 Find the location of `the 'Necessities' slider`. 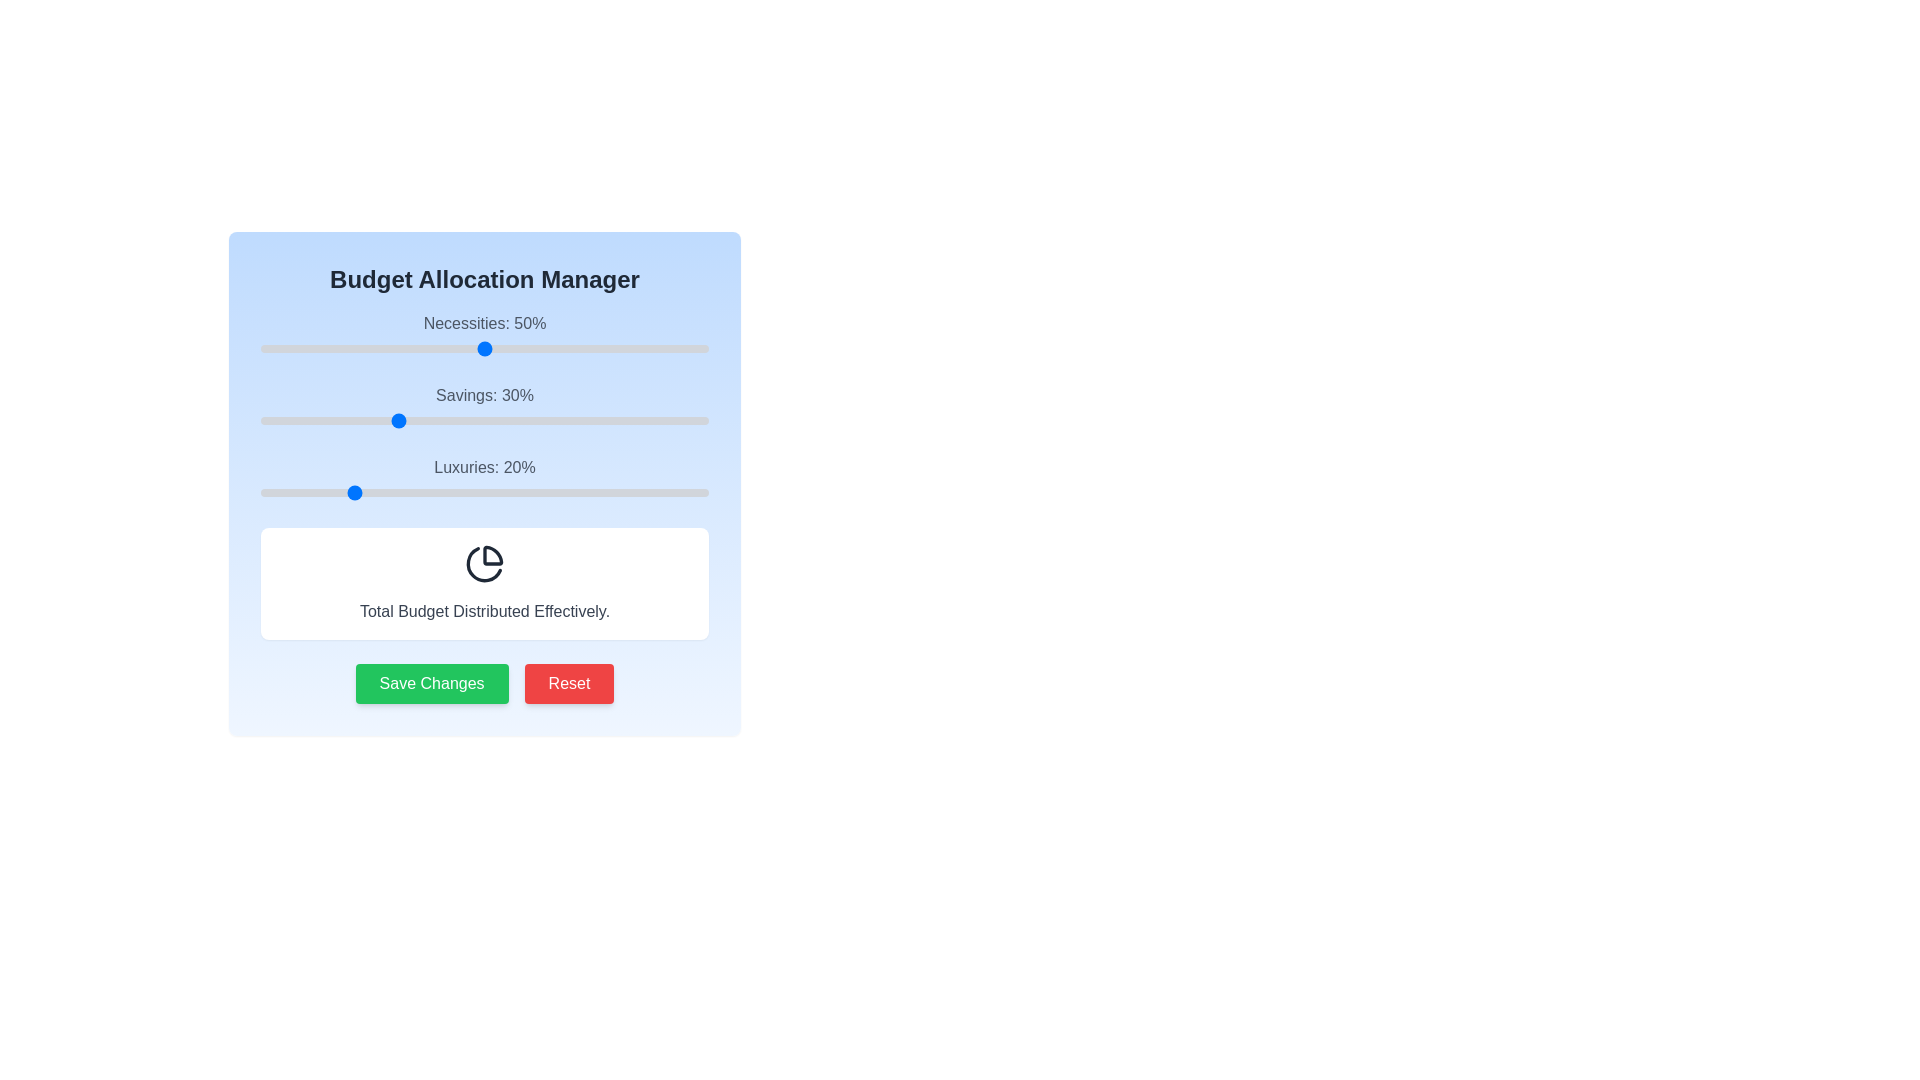

the 'Necessities' slider is located at coordinates (318, 347).